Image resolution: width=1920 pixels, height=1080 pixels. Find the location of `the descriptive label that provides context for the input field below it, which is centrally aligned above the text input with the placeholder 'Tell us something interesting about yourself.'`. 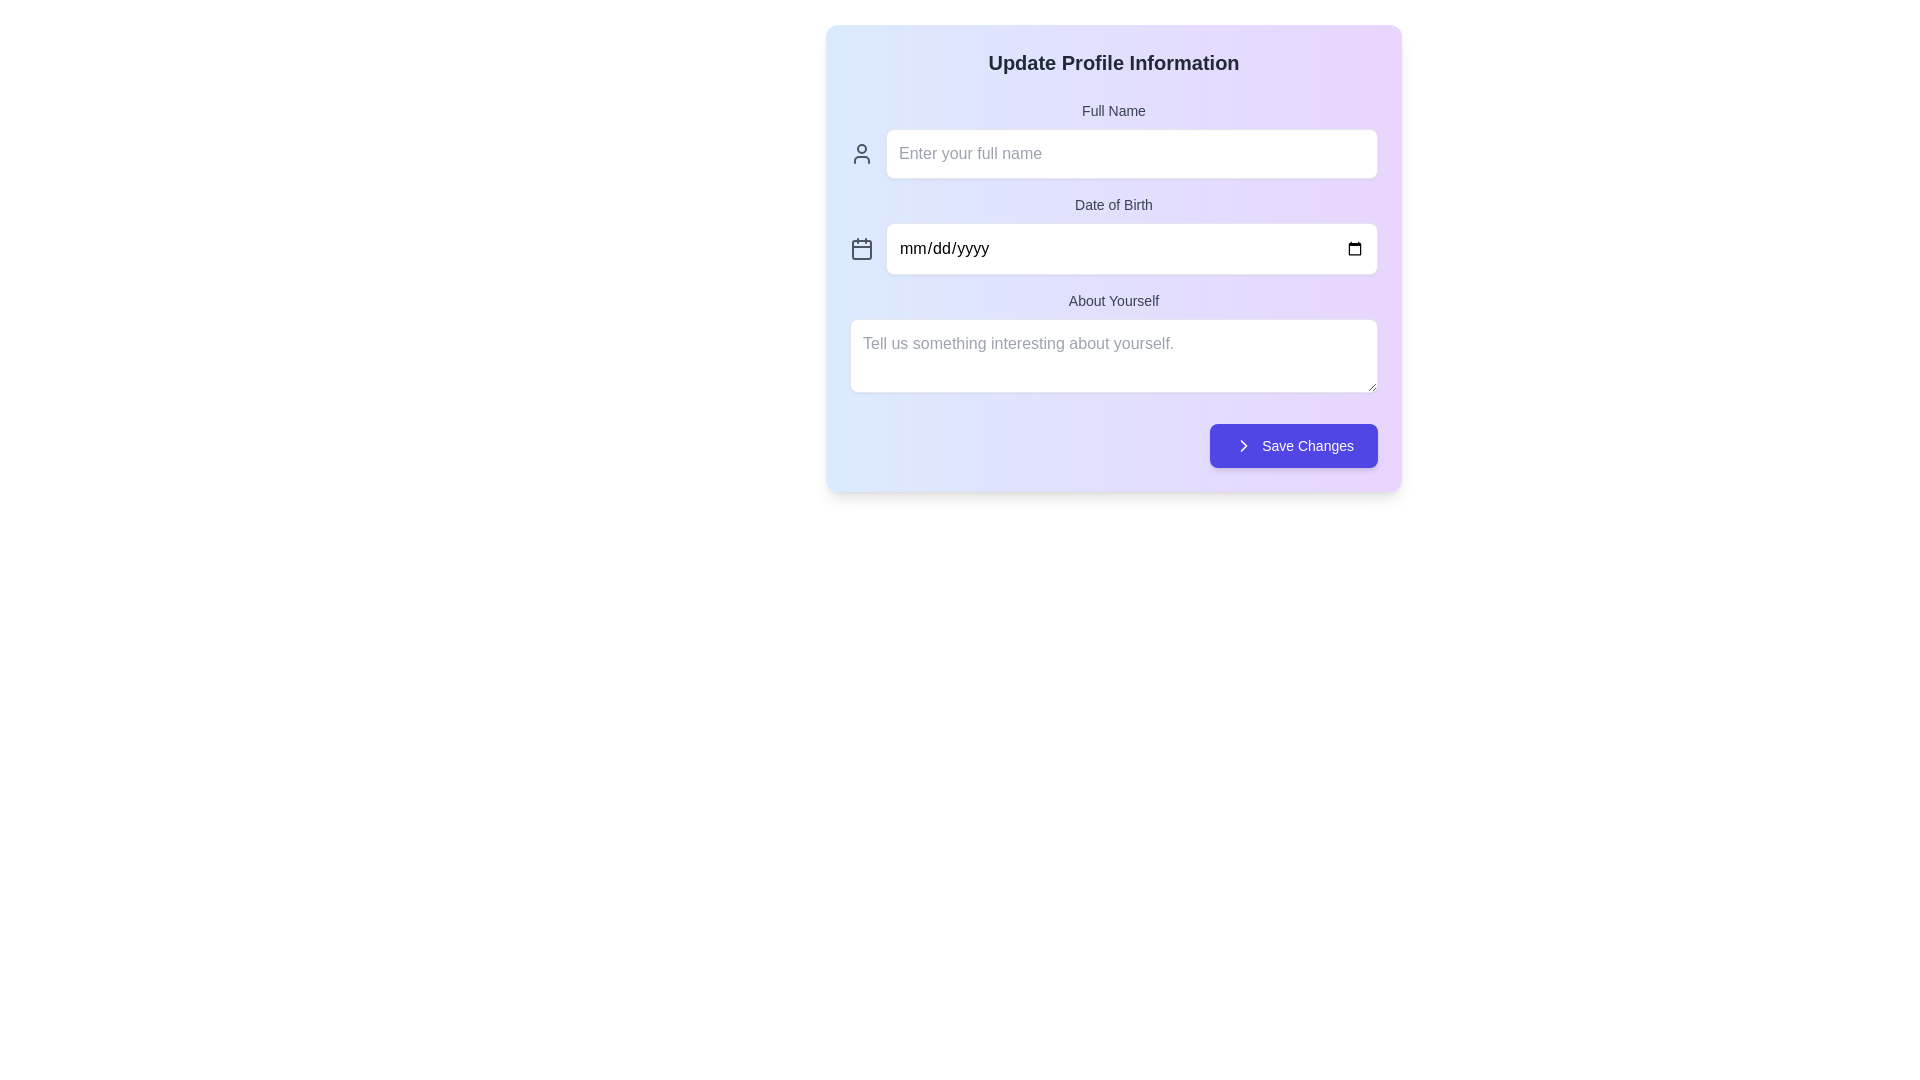

the descriptive label that provides context for the input field below it, which is centrally aligned above the text input with the placeholder 'Tell us something interesting about yourself.' is located at coordinates (1112, 300).